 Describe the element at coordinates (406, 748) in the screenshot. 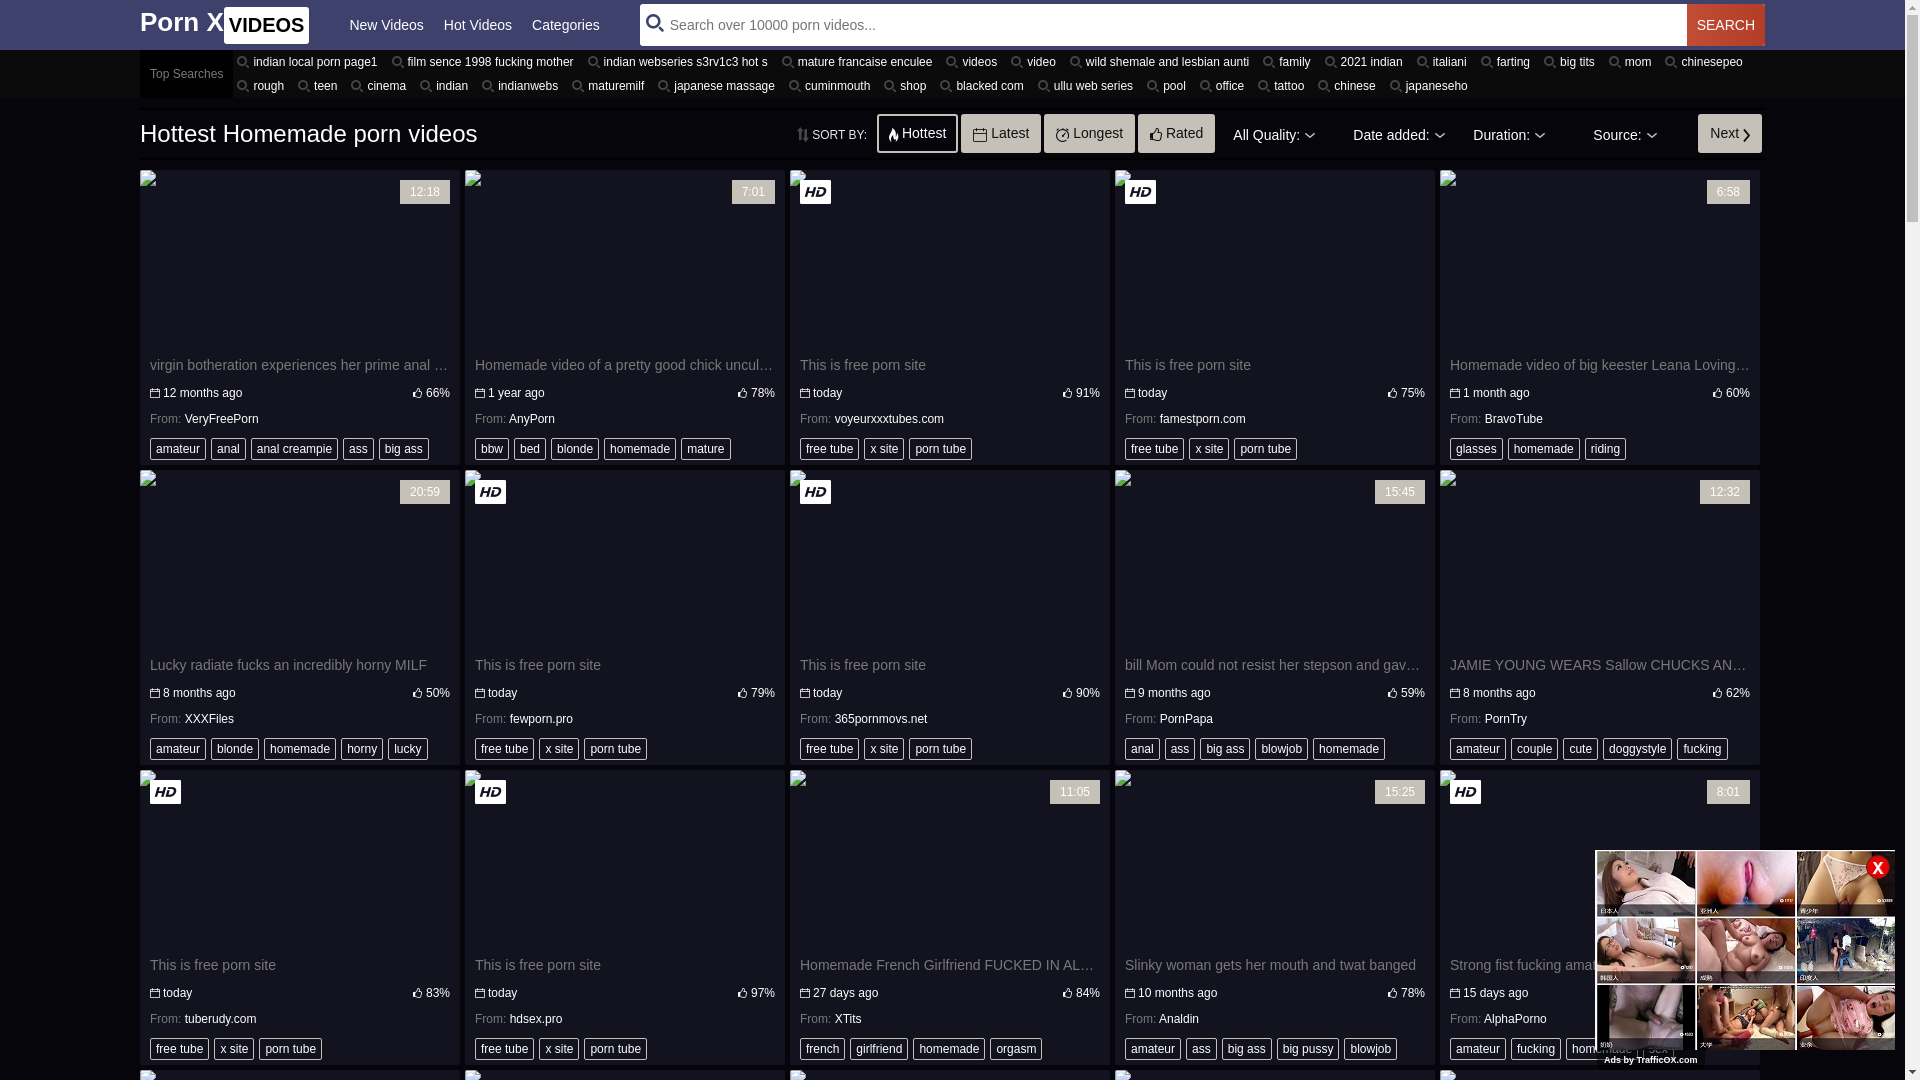

I see `'lucky'` at that location.